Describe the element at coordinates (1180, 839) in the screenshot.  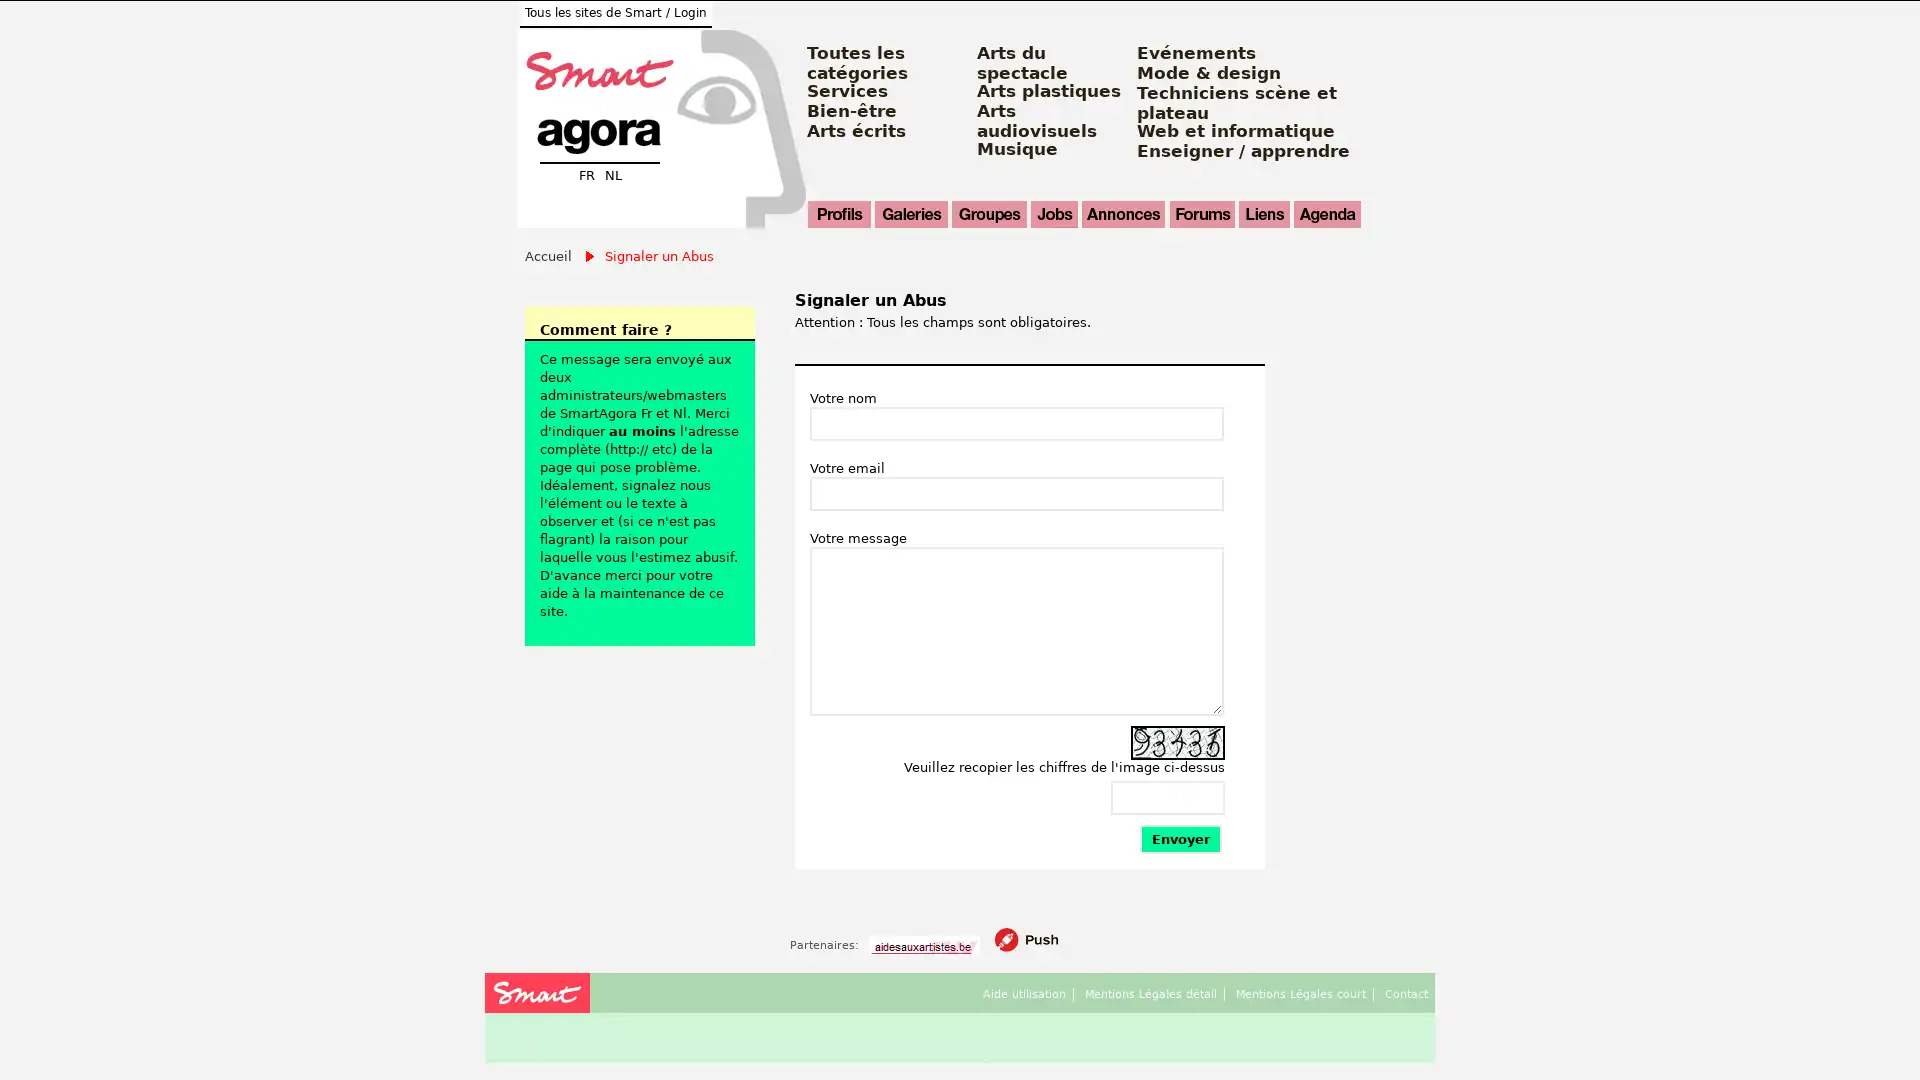
I see `Envoyer` at that location.